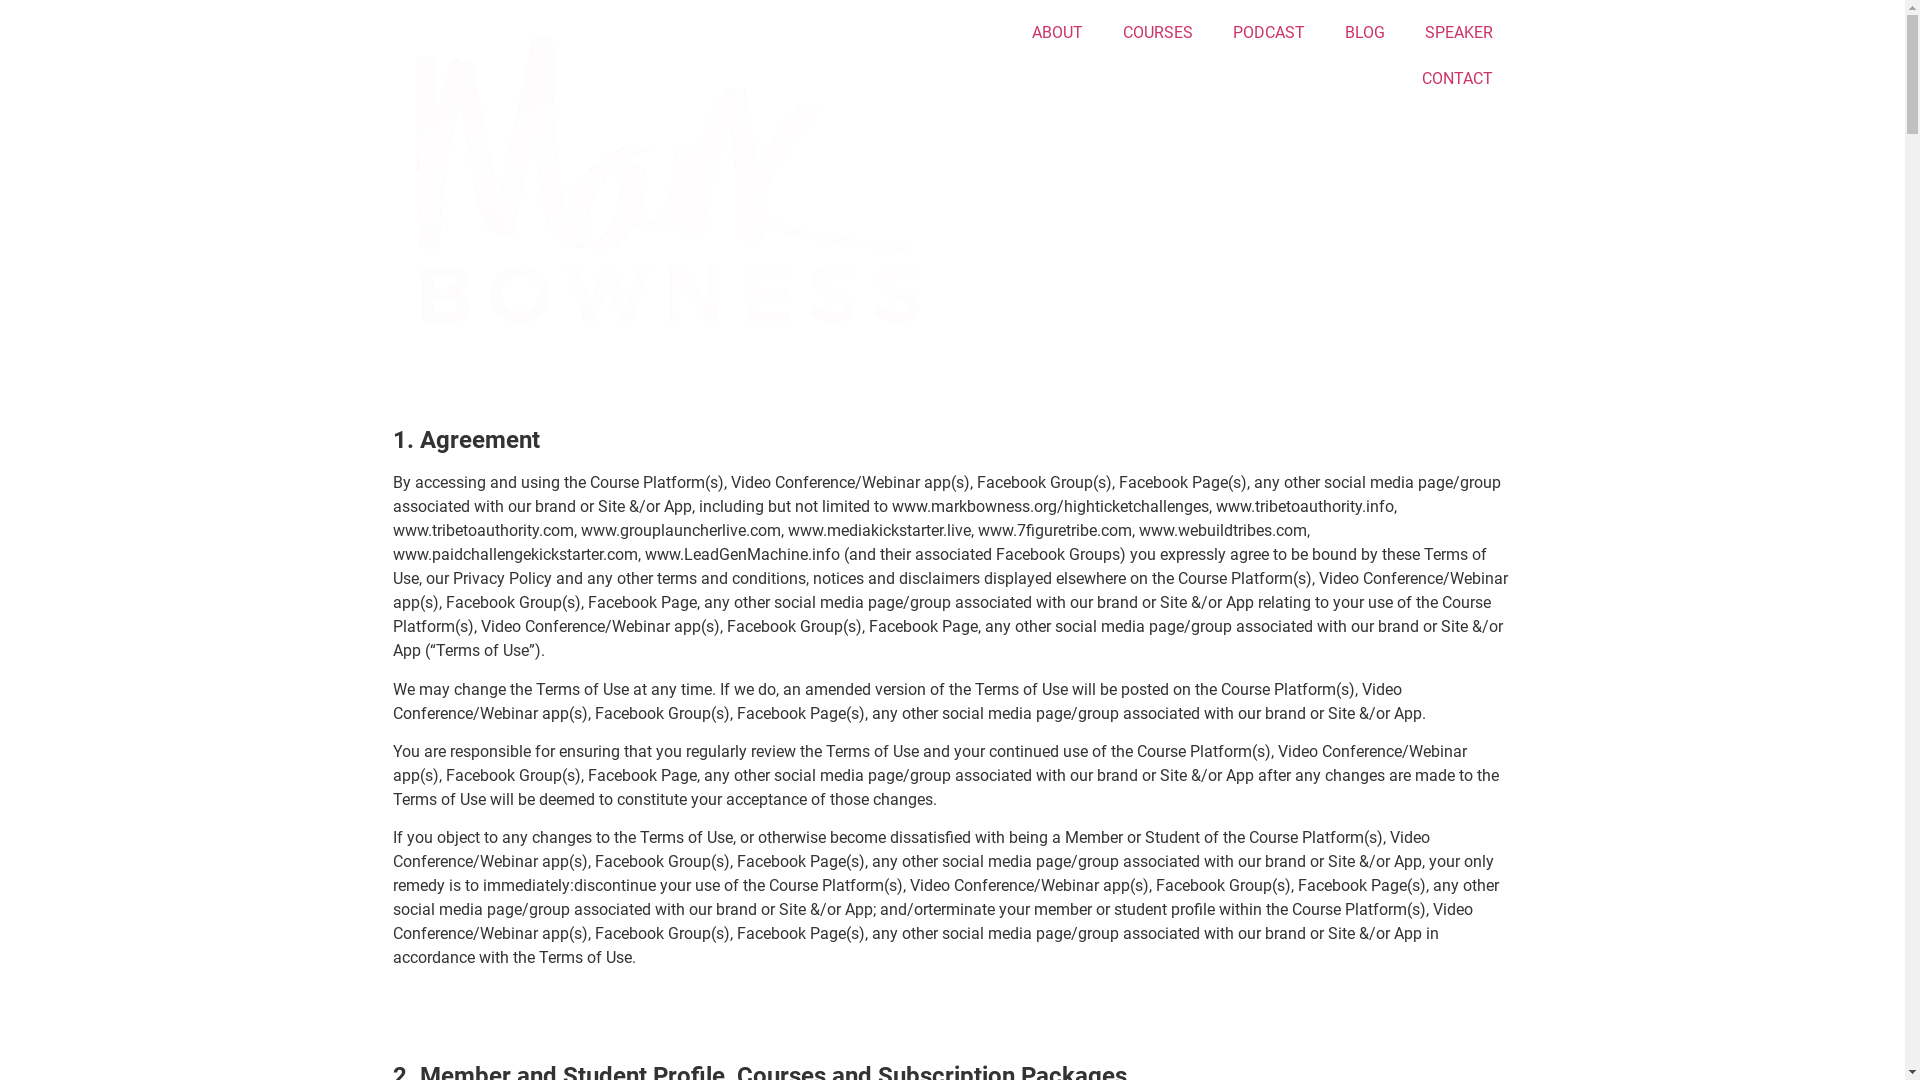 This screenshot has width=1920, height=1080. I want to click on 'COURSES', so click(1156, 33).